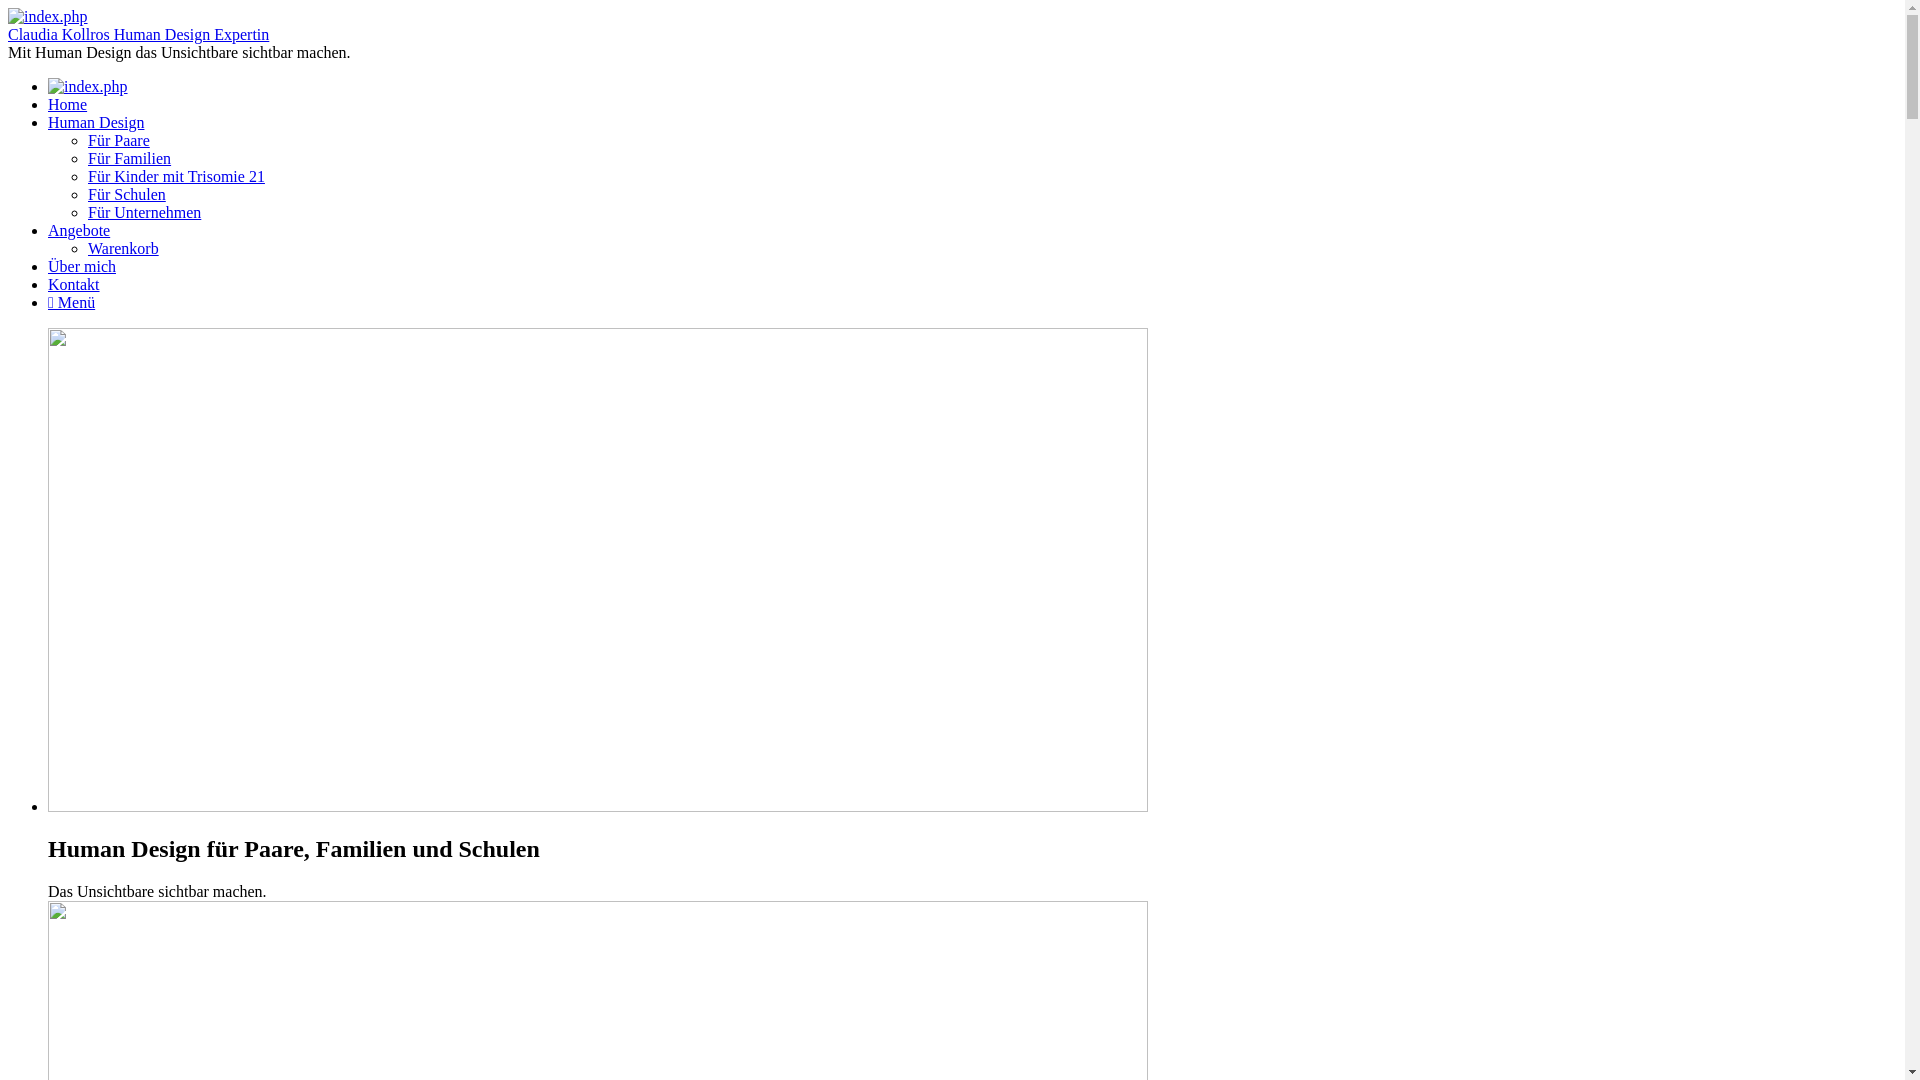  Describe the element at coordinates (86, 247) in the screenshot. I see `'Warenkorb'` at that location.